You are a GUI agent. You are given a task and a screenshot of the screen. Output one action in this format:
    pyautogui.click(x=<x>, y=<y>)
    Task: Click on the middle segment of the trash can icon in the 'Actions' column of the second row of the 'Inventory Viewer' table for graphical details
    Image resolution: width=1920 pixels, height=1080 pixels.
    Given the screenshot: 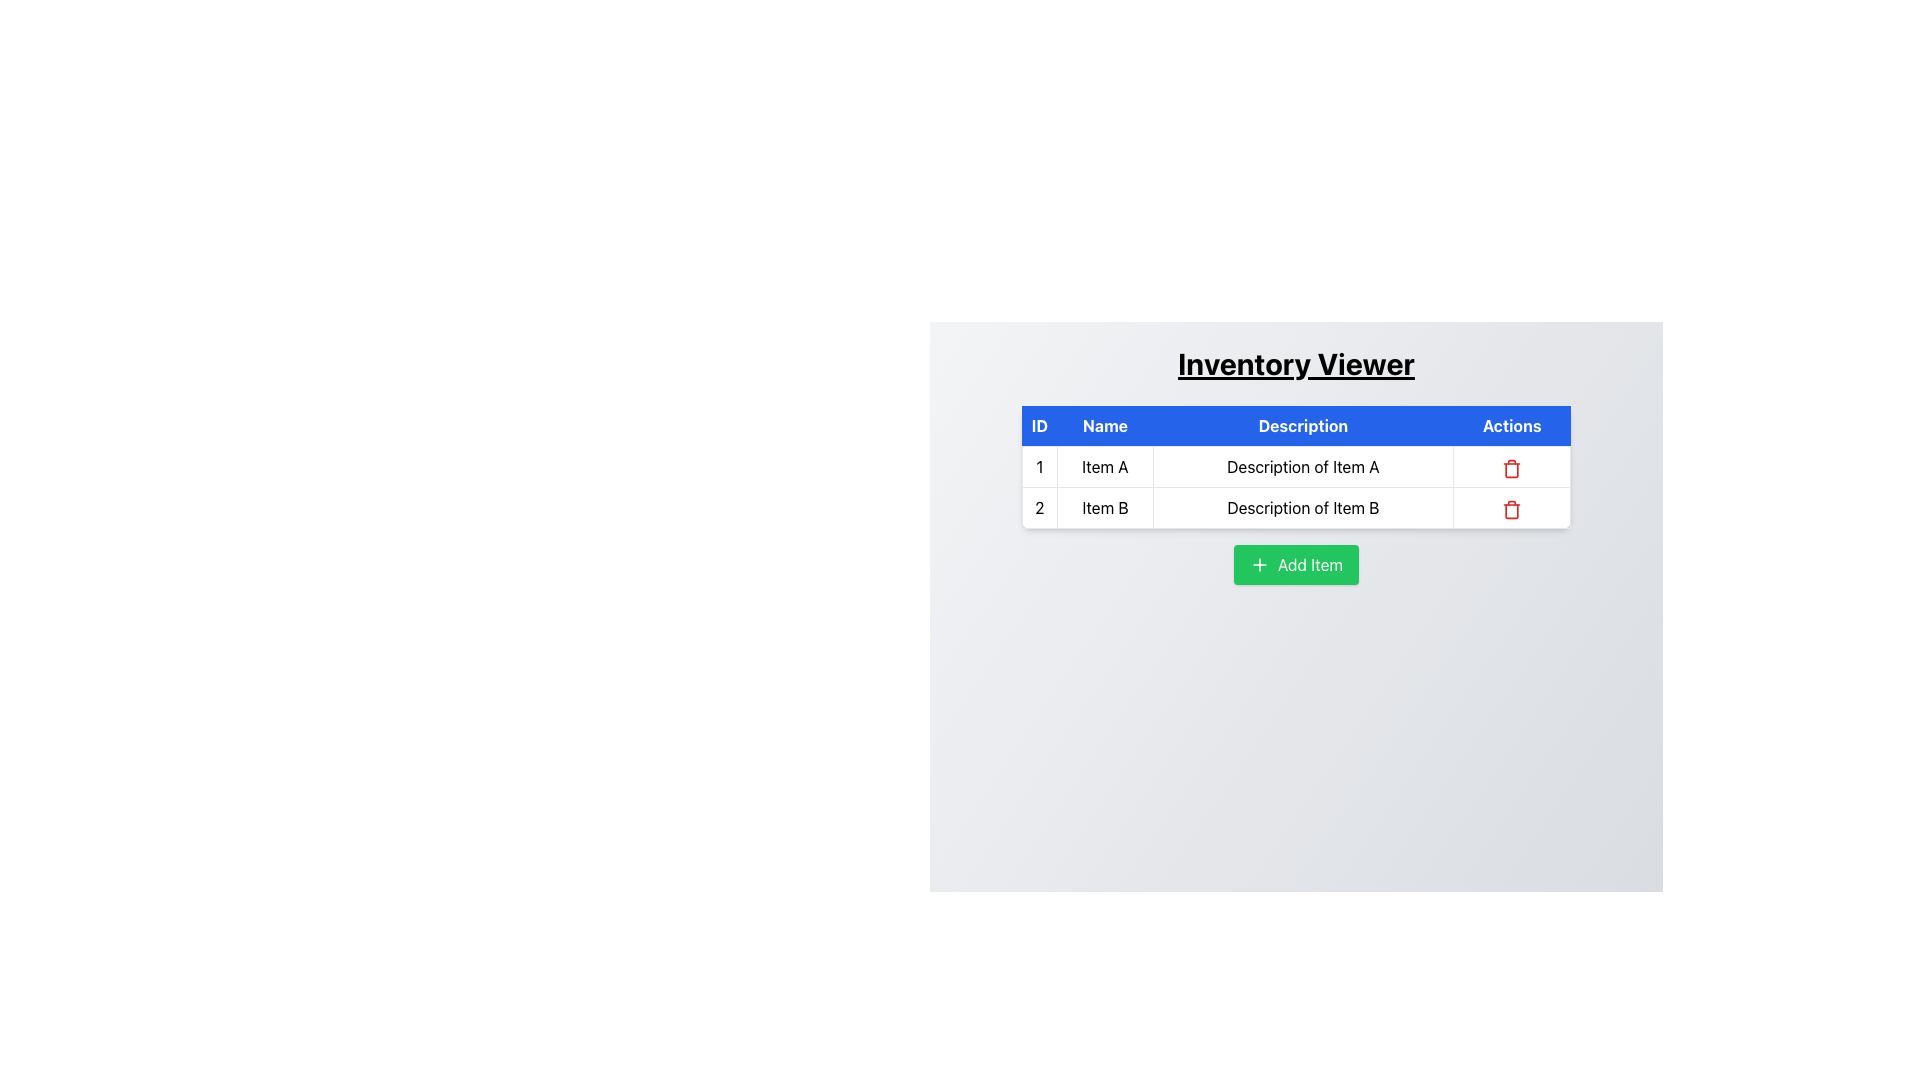 What is the action you would take?
    pyautogui.click(x=1512, y=510)
    